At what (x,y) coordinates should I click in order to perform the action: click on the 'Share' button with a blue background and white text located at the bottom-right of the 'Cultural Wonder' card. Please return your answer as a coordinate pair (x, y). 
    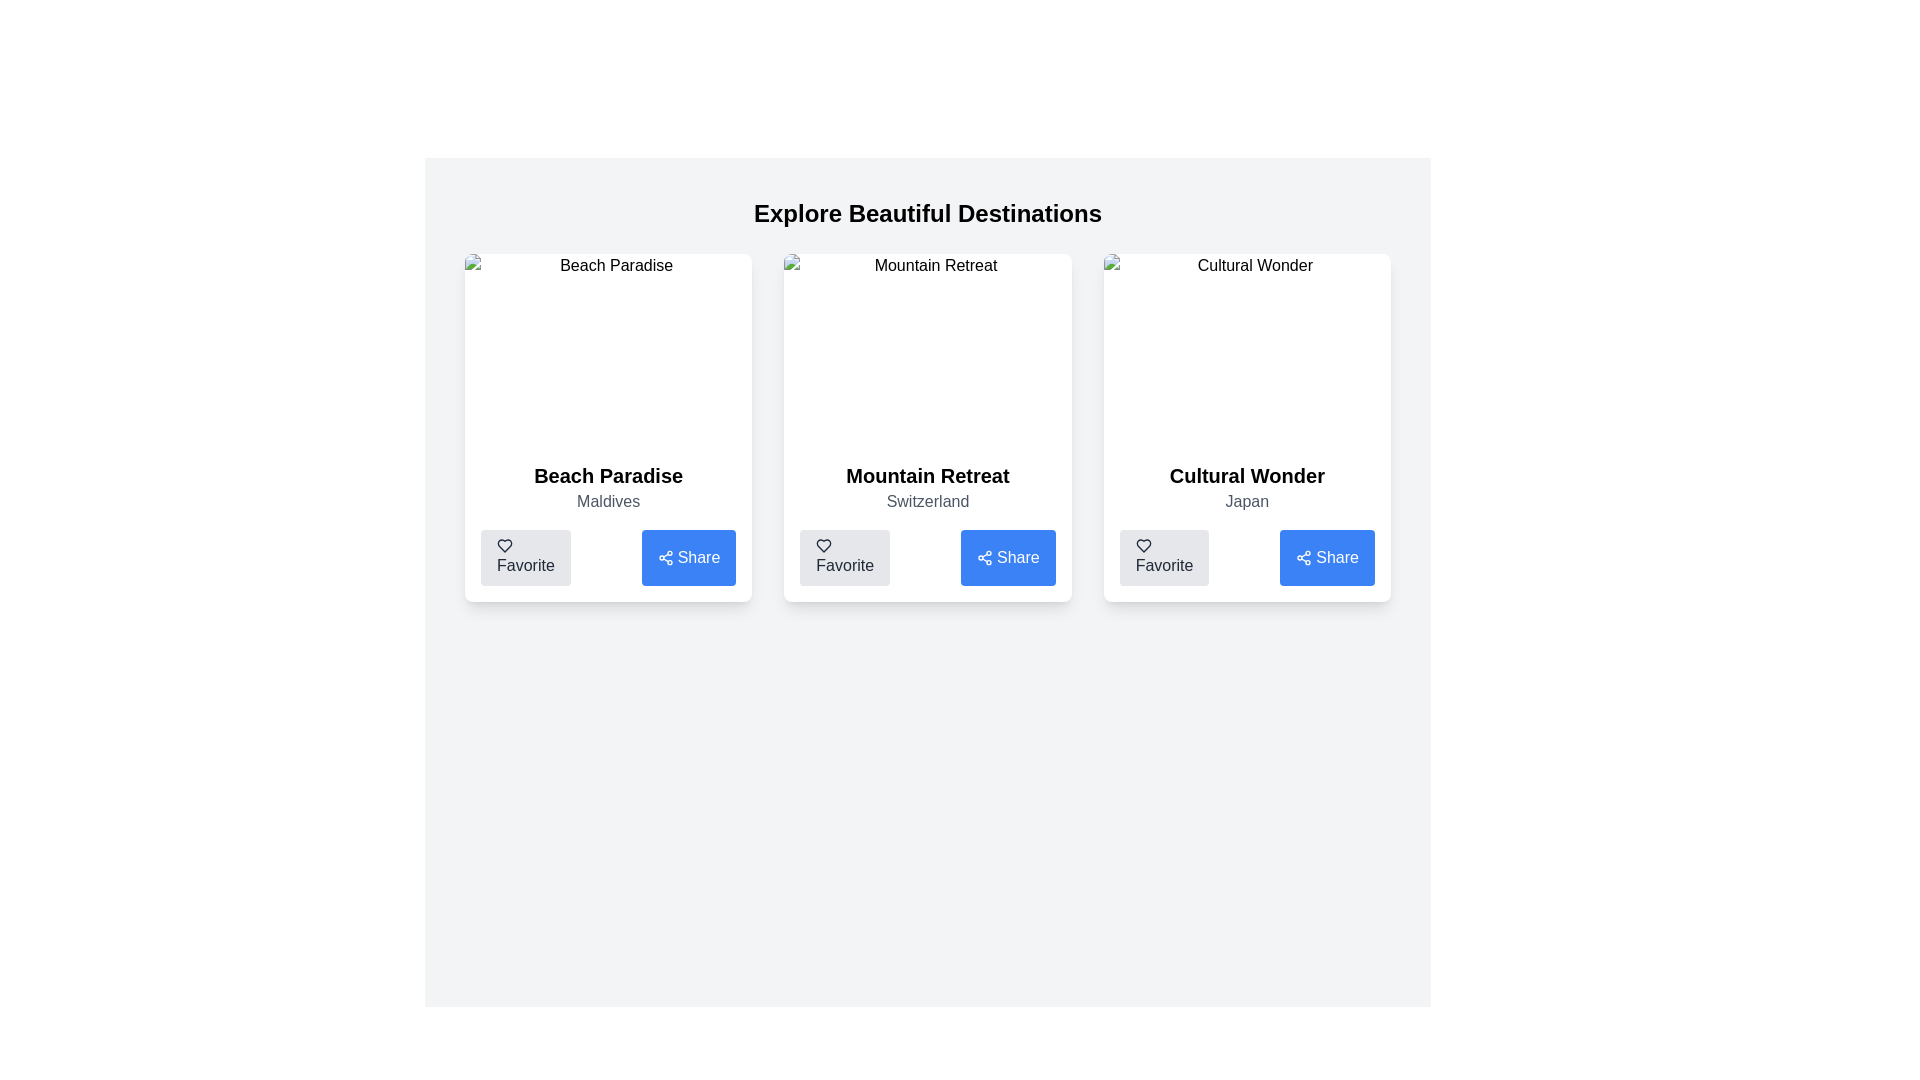
    Looking at the image, I should click on (1327, 558).